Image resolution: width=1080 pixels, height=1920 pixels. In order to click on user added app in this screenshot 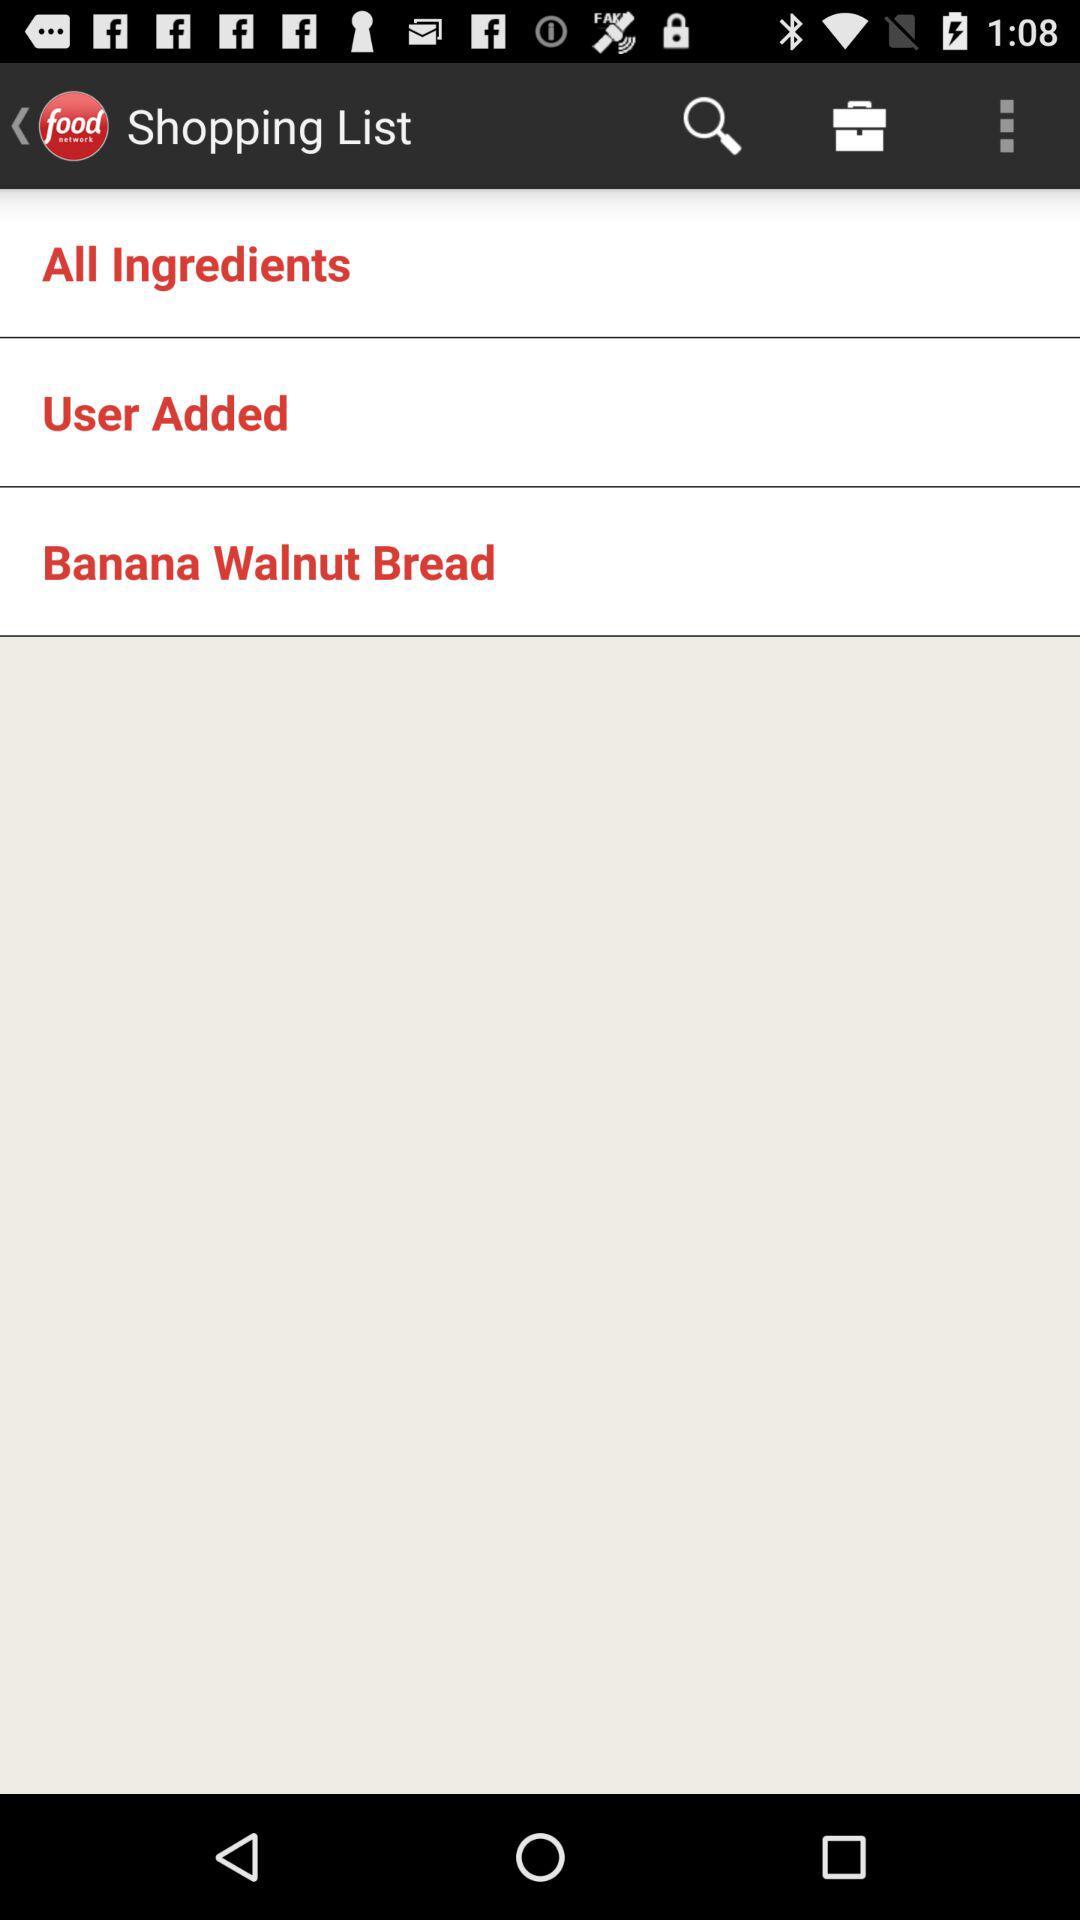, I will do `click(164, 411)`.